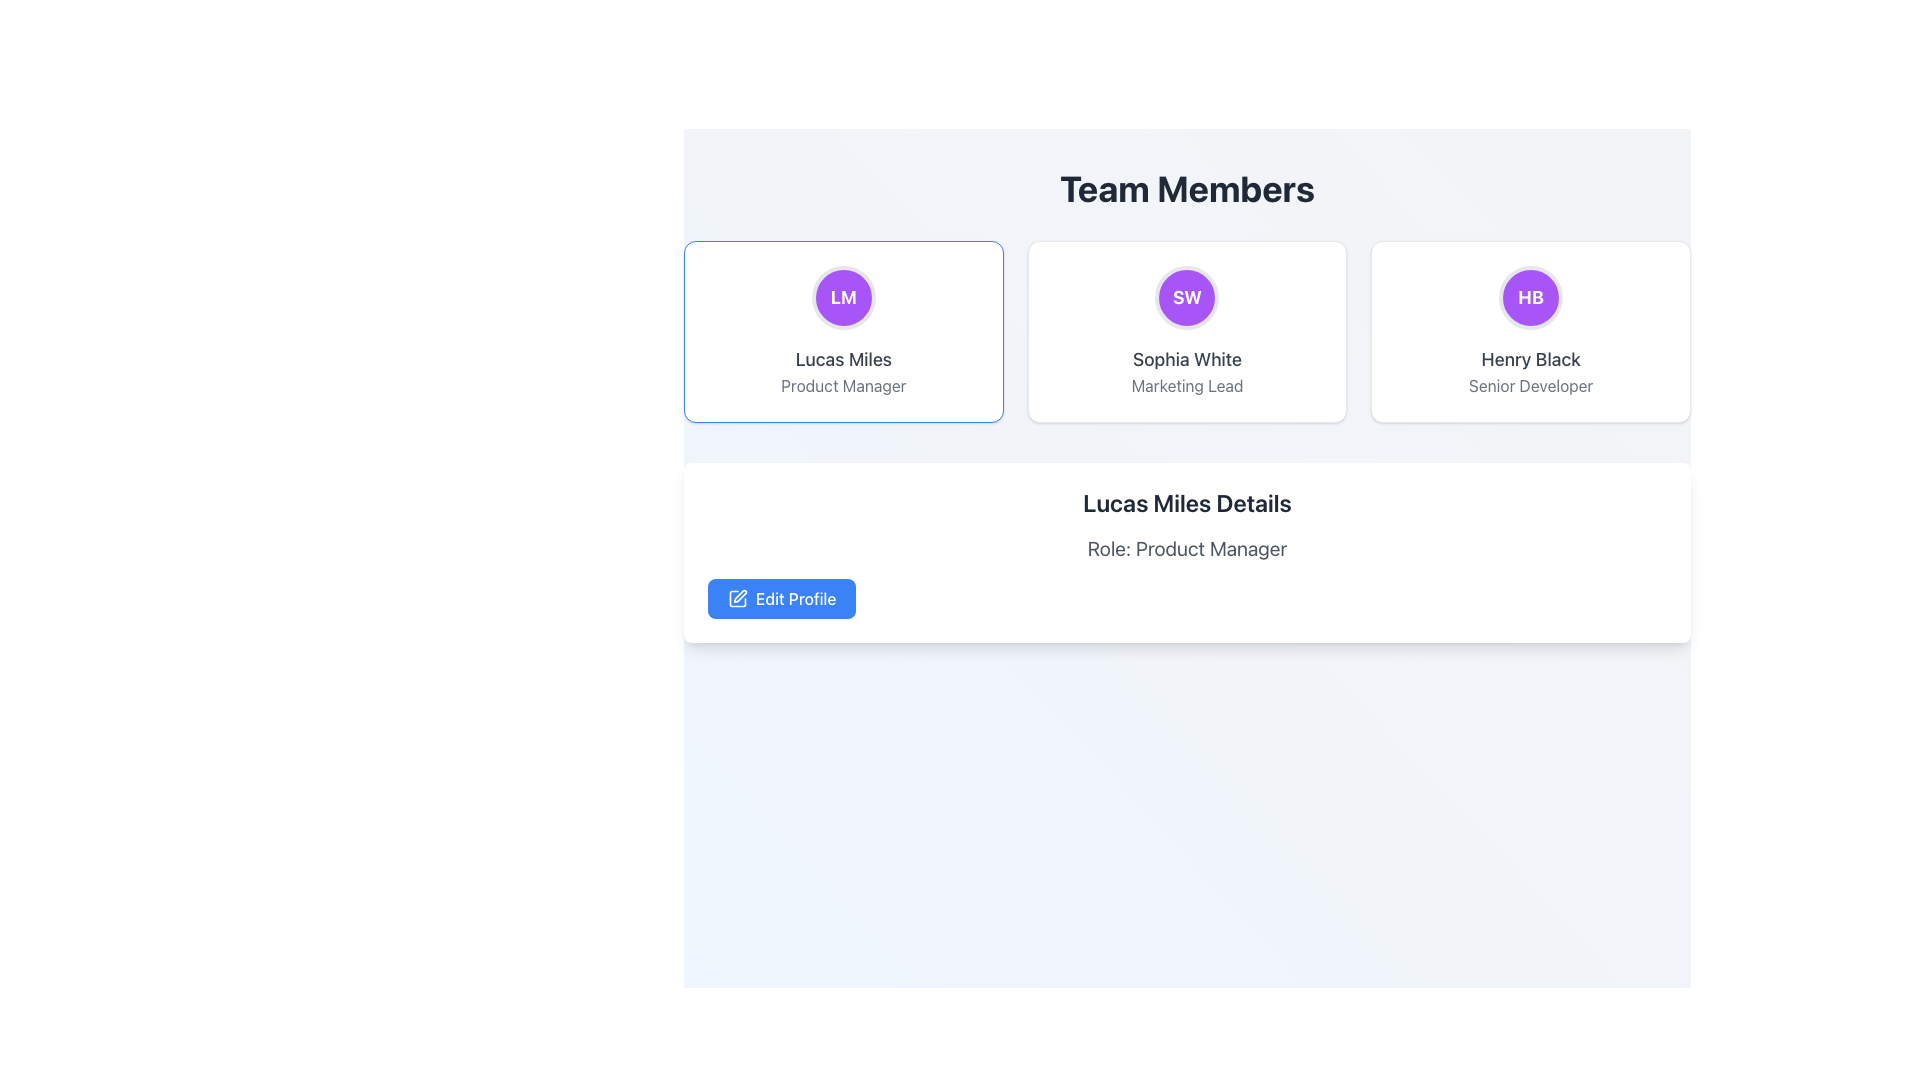 This screenshot has width=1920, height=1080. Describe the element at coordinates (1530, 385) in the screenshot. I see `the static text label displaying 'Senior Developer', which is styled in gray and located beneath the name 'Henry Black' in the third card of the 'Team Members' section` at that location.